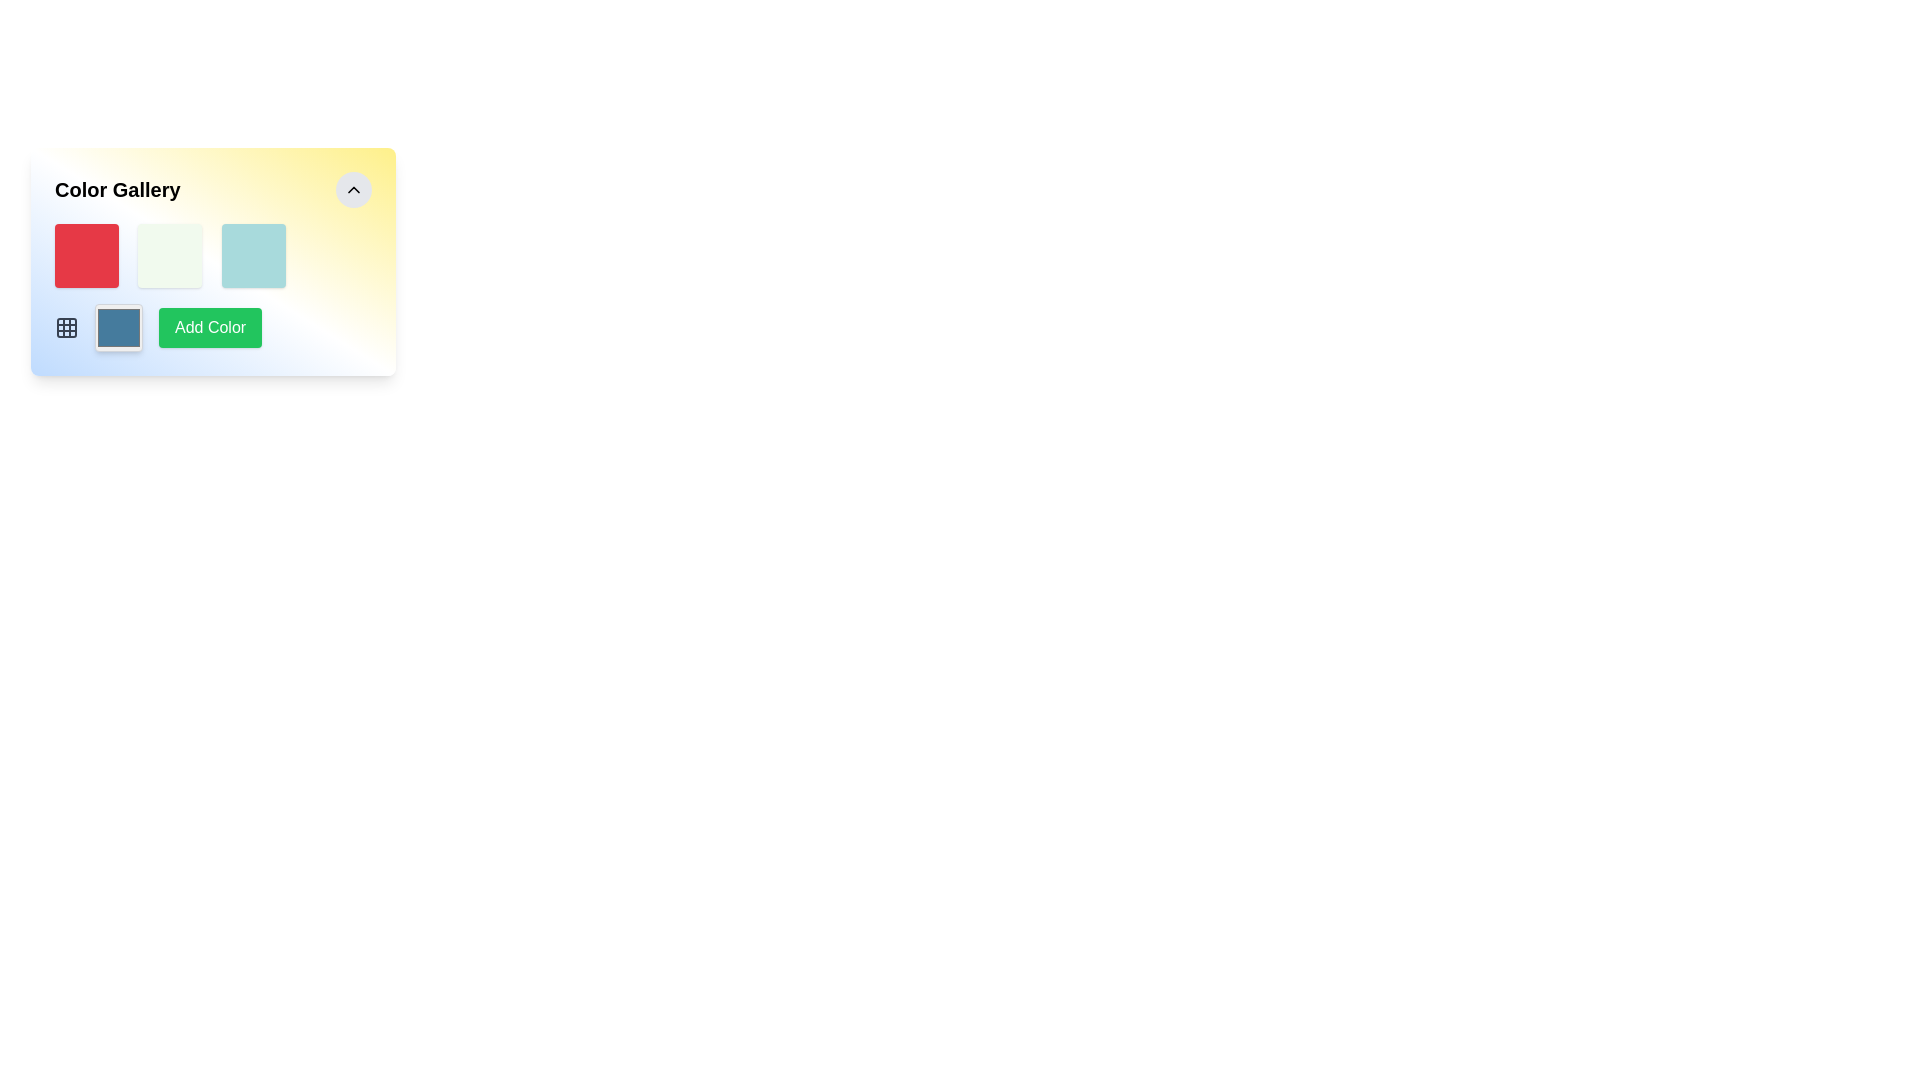 The height and width of the screenshot is (1080, 1920). Describe the element at coordinates (67, 326) in the screenshot. I see `the grid configuration icon, which is a gray grid-like icon with three rows and three columns, located below the 'Add Color' button` at that location.